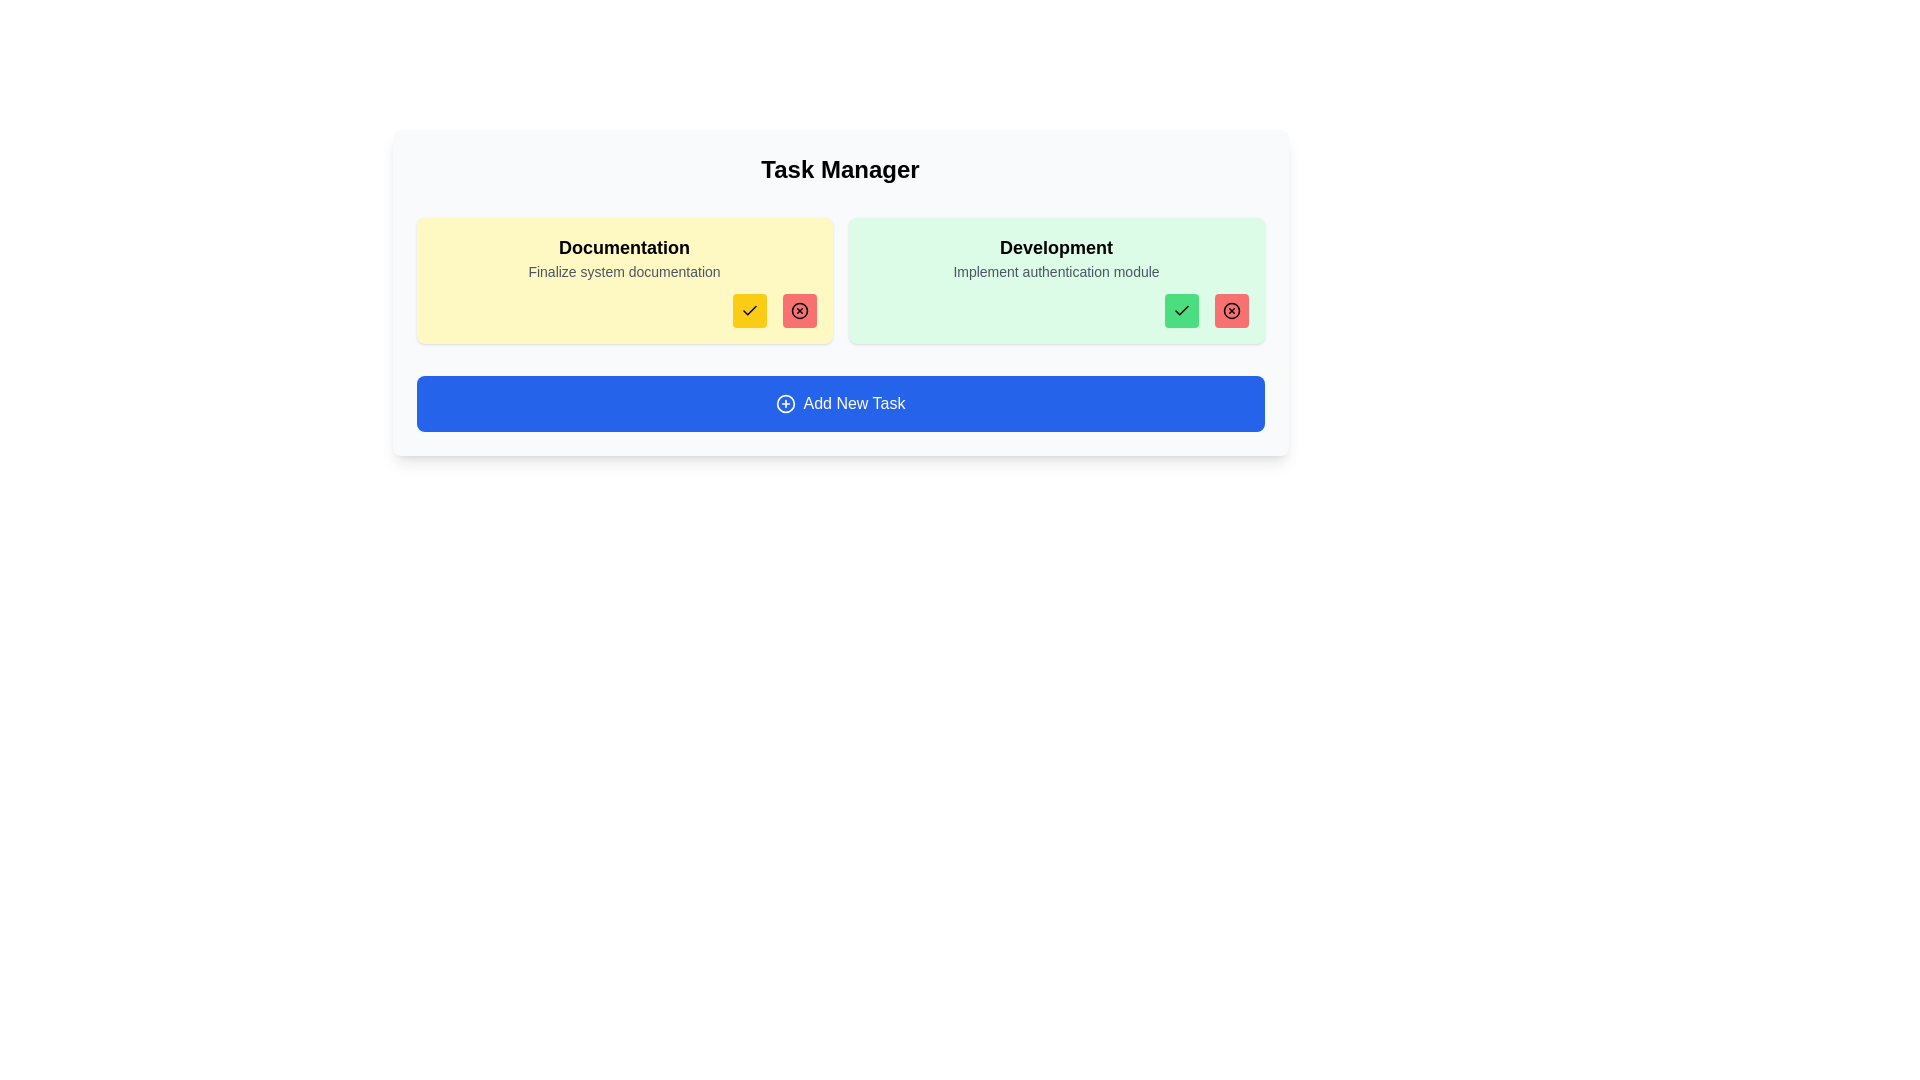 The image size is (1920, 1080). Describe the element at coordinates (1181, 311) in the screenshot. I see `the checkmark icon button within the green rounded square background on the task card labeled 'Development' to mark the task as completed` at that location.